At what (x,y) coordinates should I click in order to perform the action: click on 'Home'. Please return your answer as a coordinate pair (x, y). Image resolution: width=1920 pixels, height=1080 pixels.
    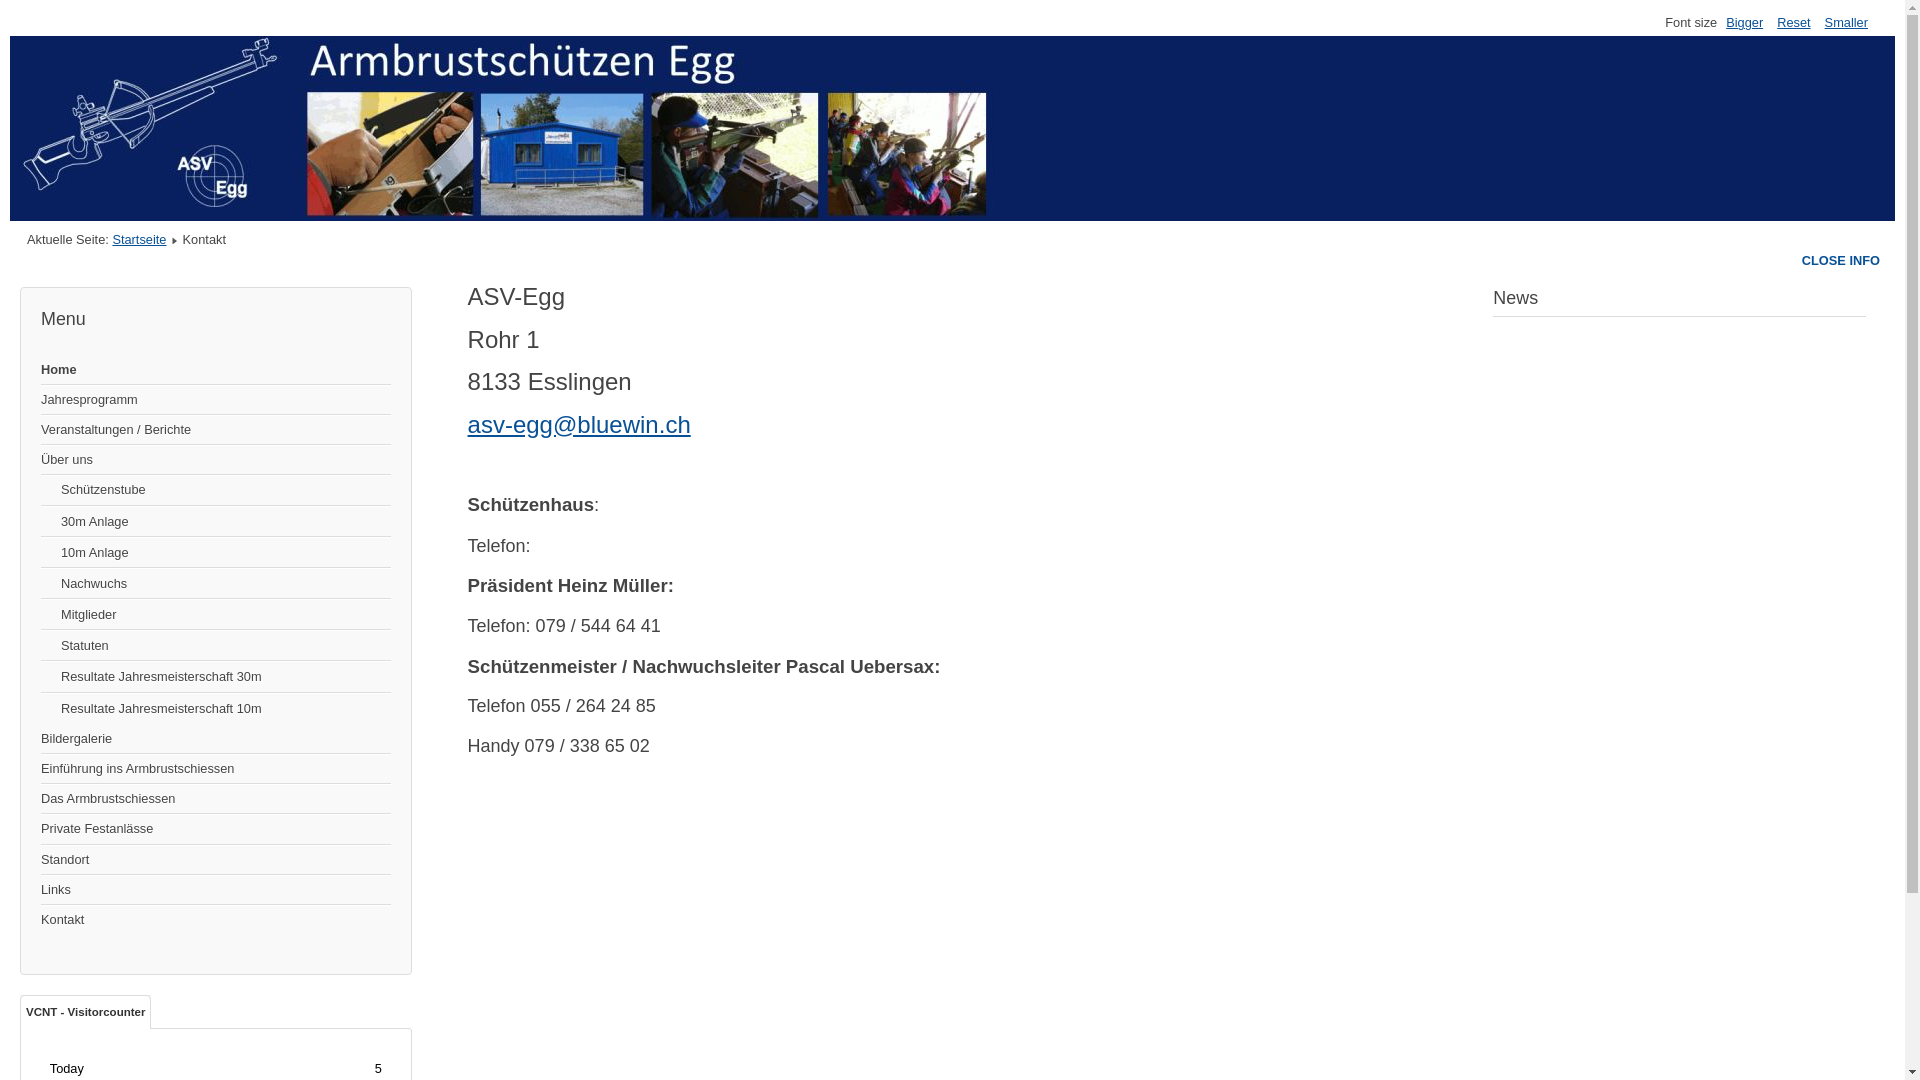
    Looking at the image, I should click on (216, 370).